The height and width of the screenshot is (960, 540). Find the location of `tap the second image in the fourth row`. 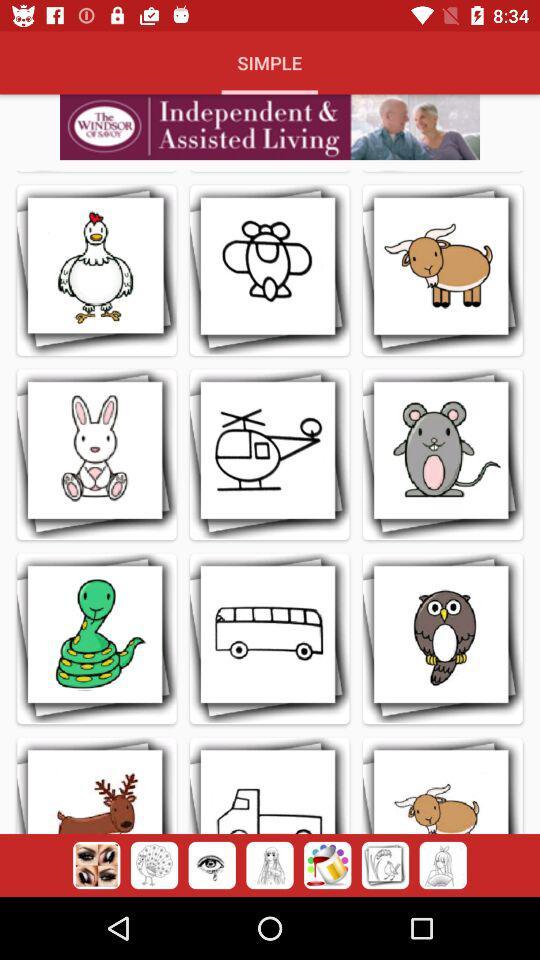

tap the second image in the fourth row is located at coordinates (270, 785).